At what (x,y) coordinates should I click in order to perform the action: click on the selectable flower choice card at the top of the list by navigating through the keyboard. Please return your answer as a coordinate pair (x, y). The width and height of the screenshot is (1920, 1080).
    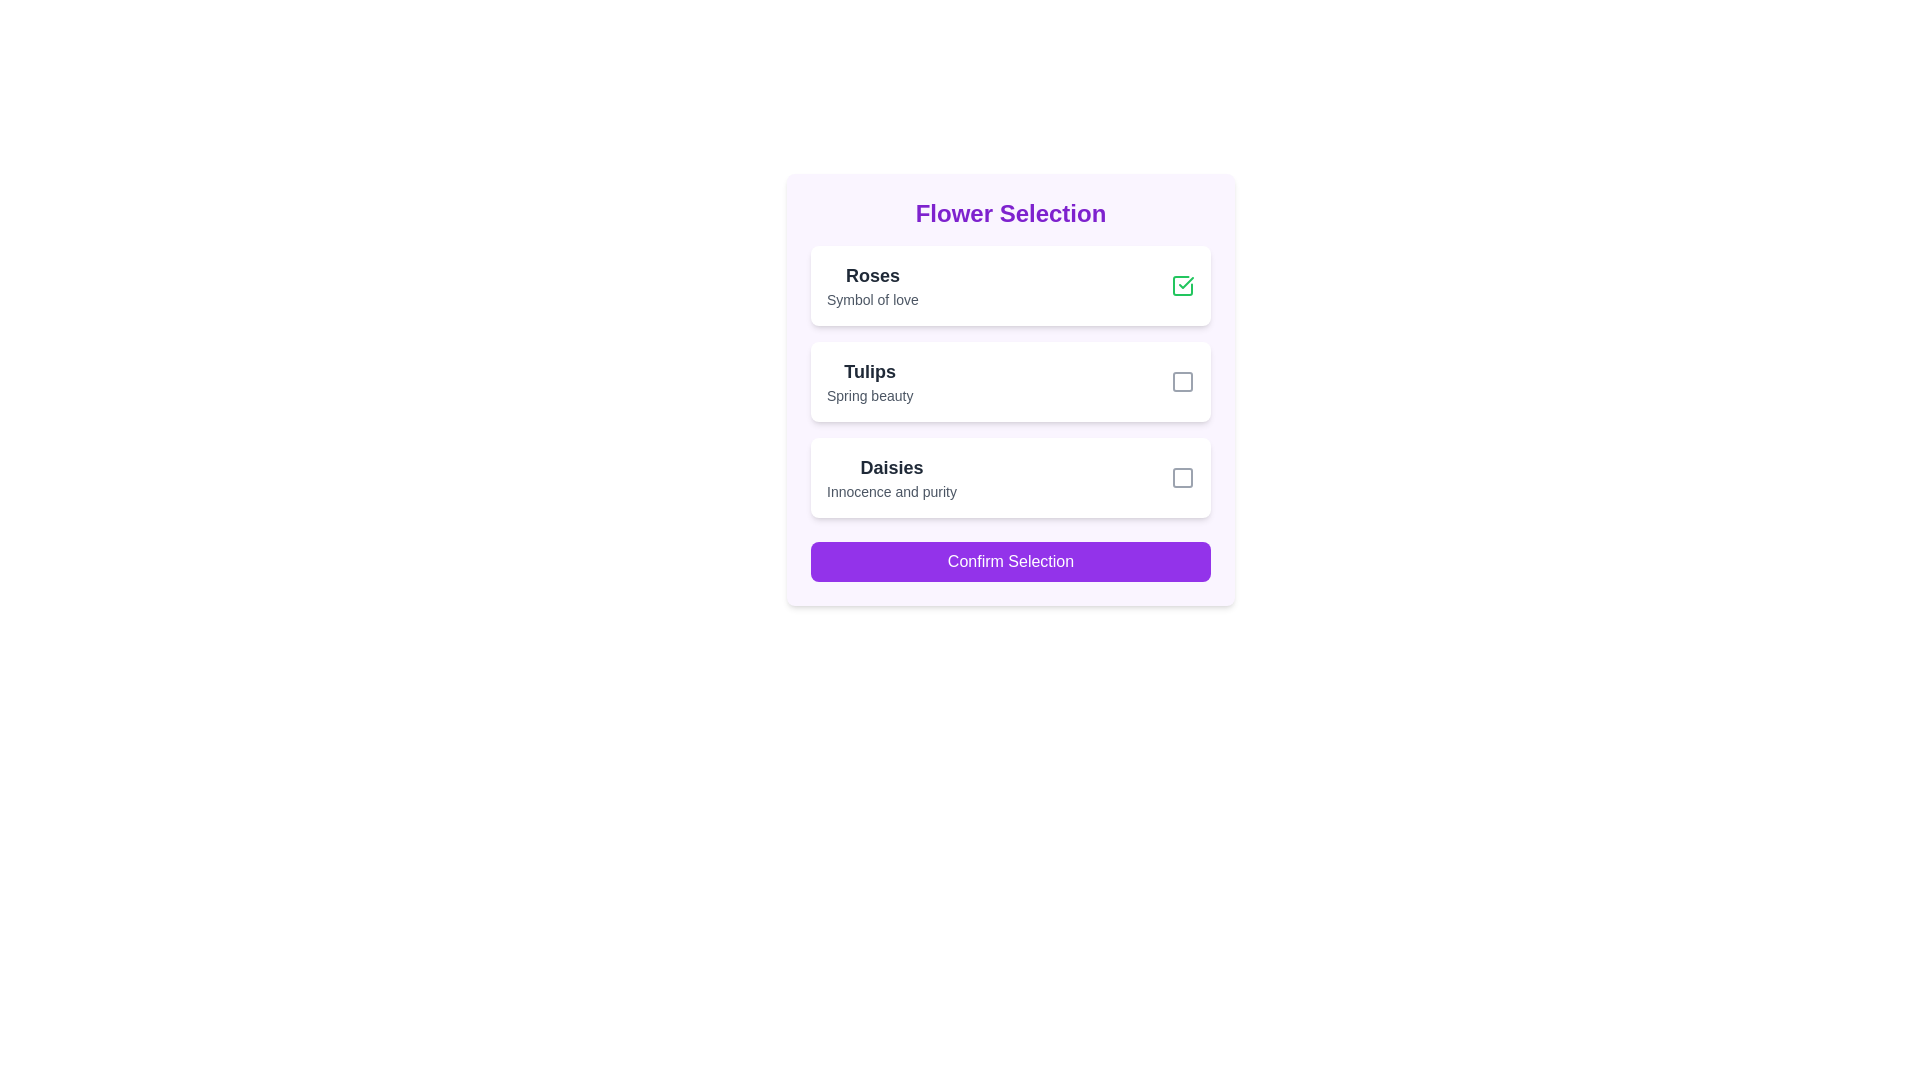
    Looking at the image, I should click on (1011, 285).